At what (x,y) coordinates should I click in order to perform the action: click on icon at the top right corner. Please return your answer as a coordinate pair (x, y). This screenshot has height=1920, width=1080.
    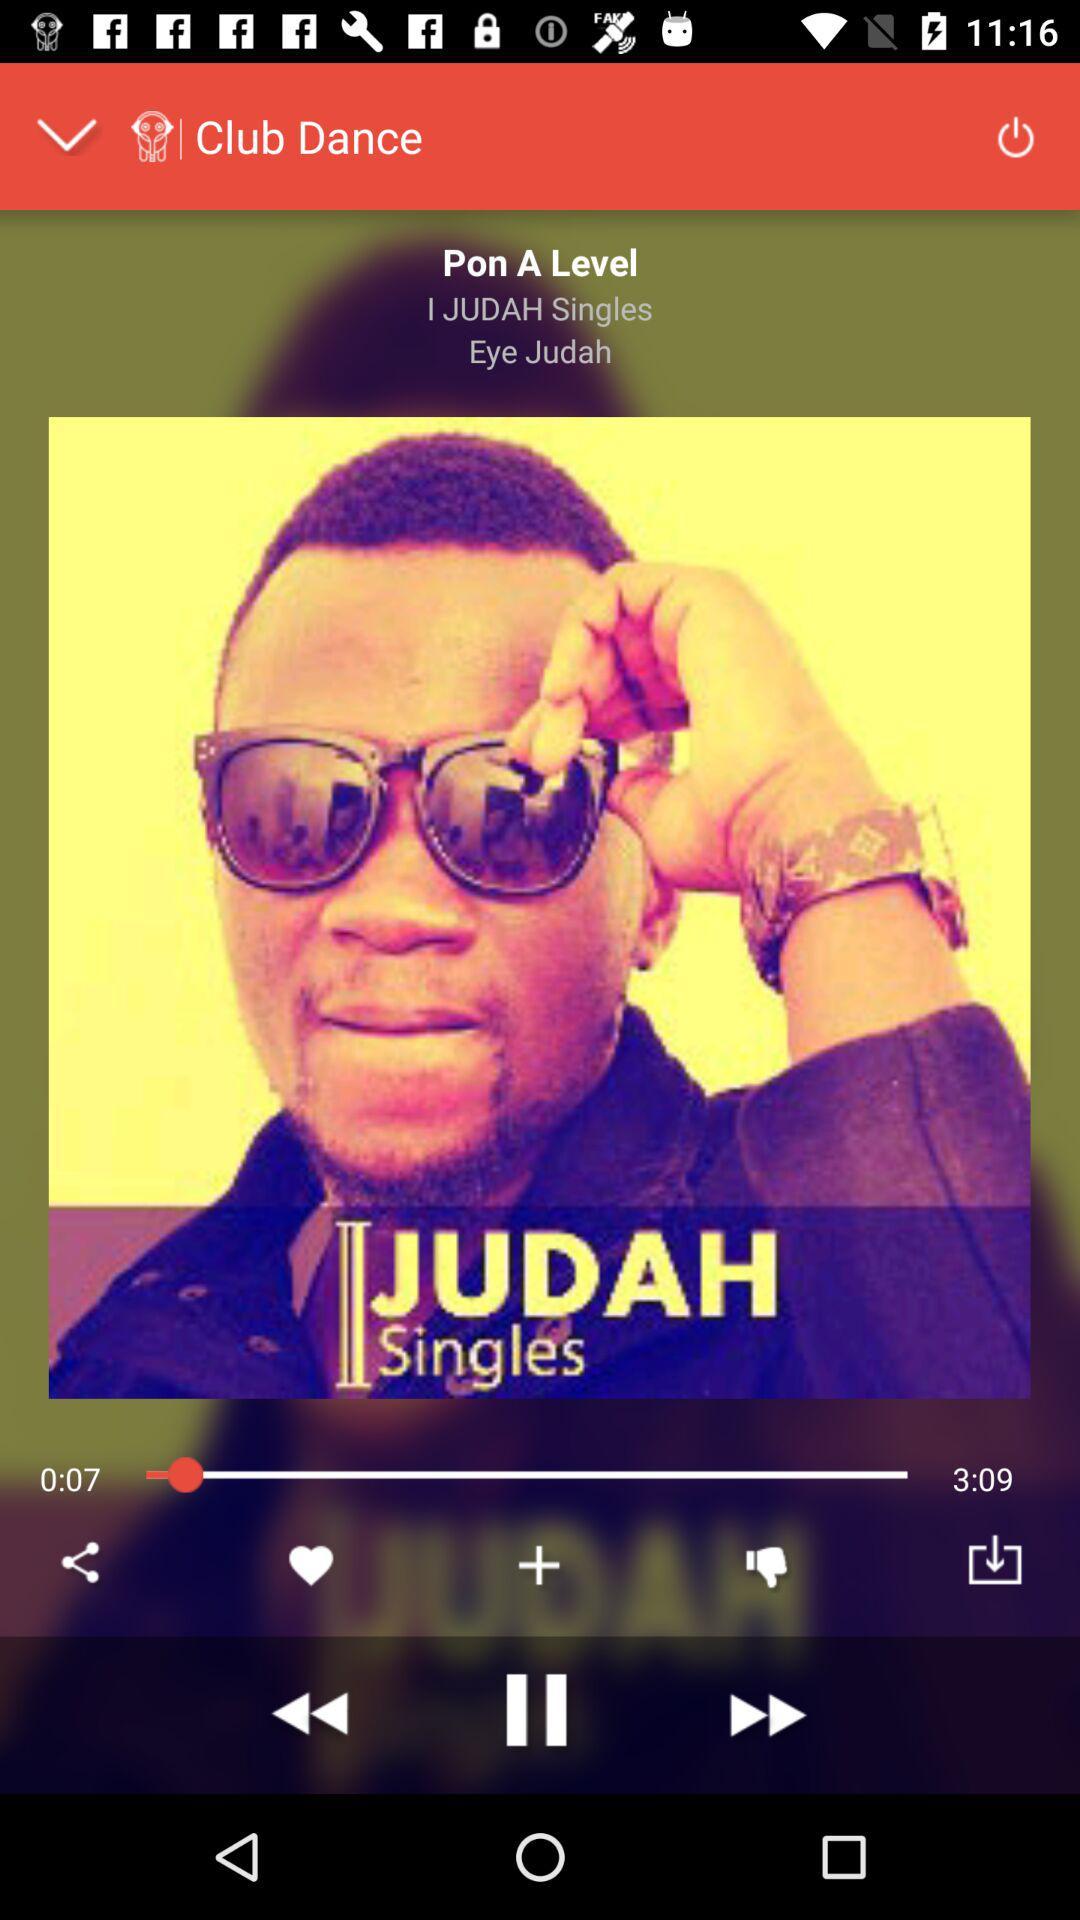
    Looking at the image, I should click on (1015, 134).